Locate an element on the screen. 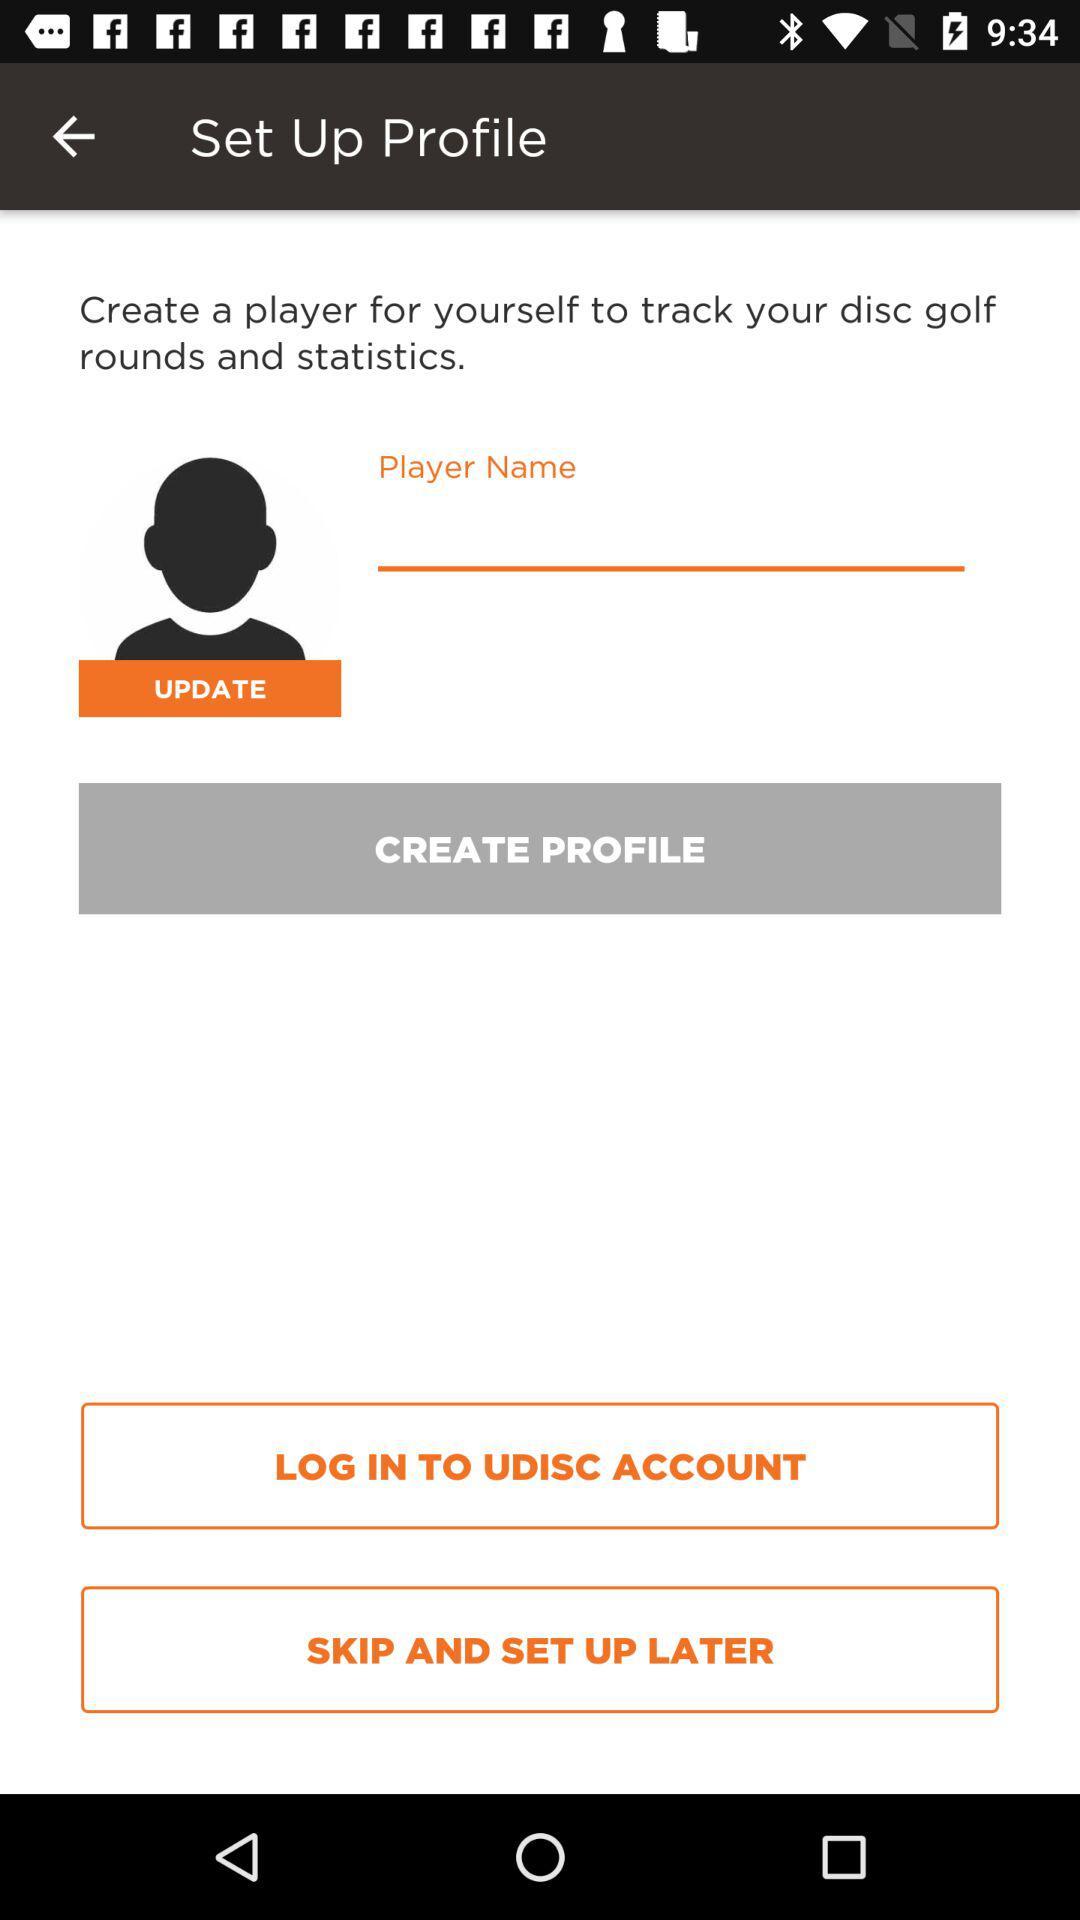 The width and height of the screenshot is (1080, 1920). profile picture is located at coordinates (209, 584).